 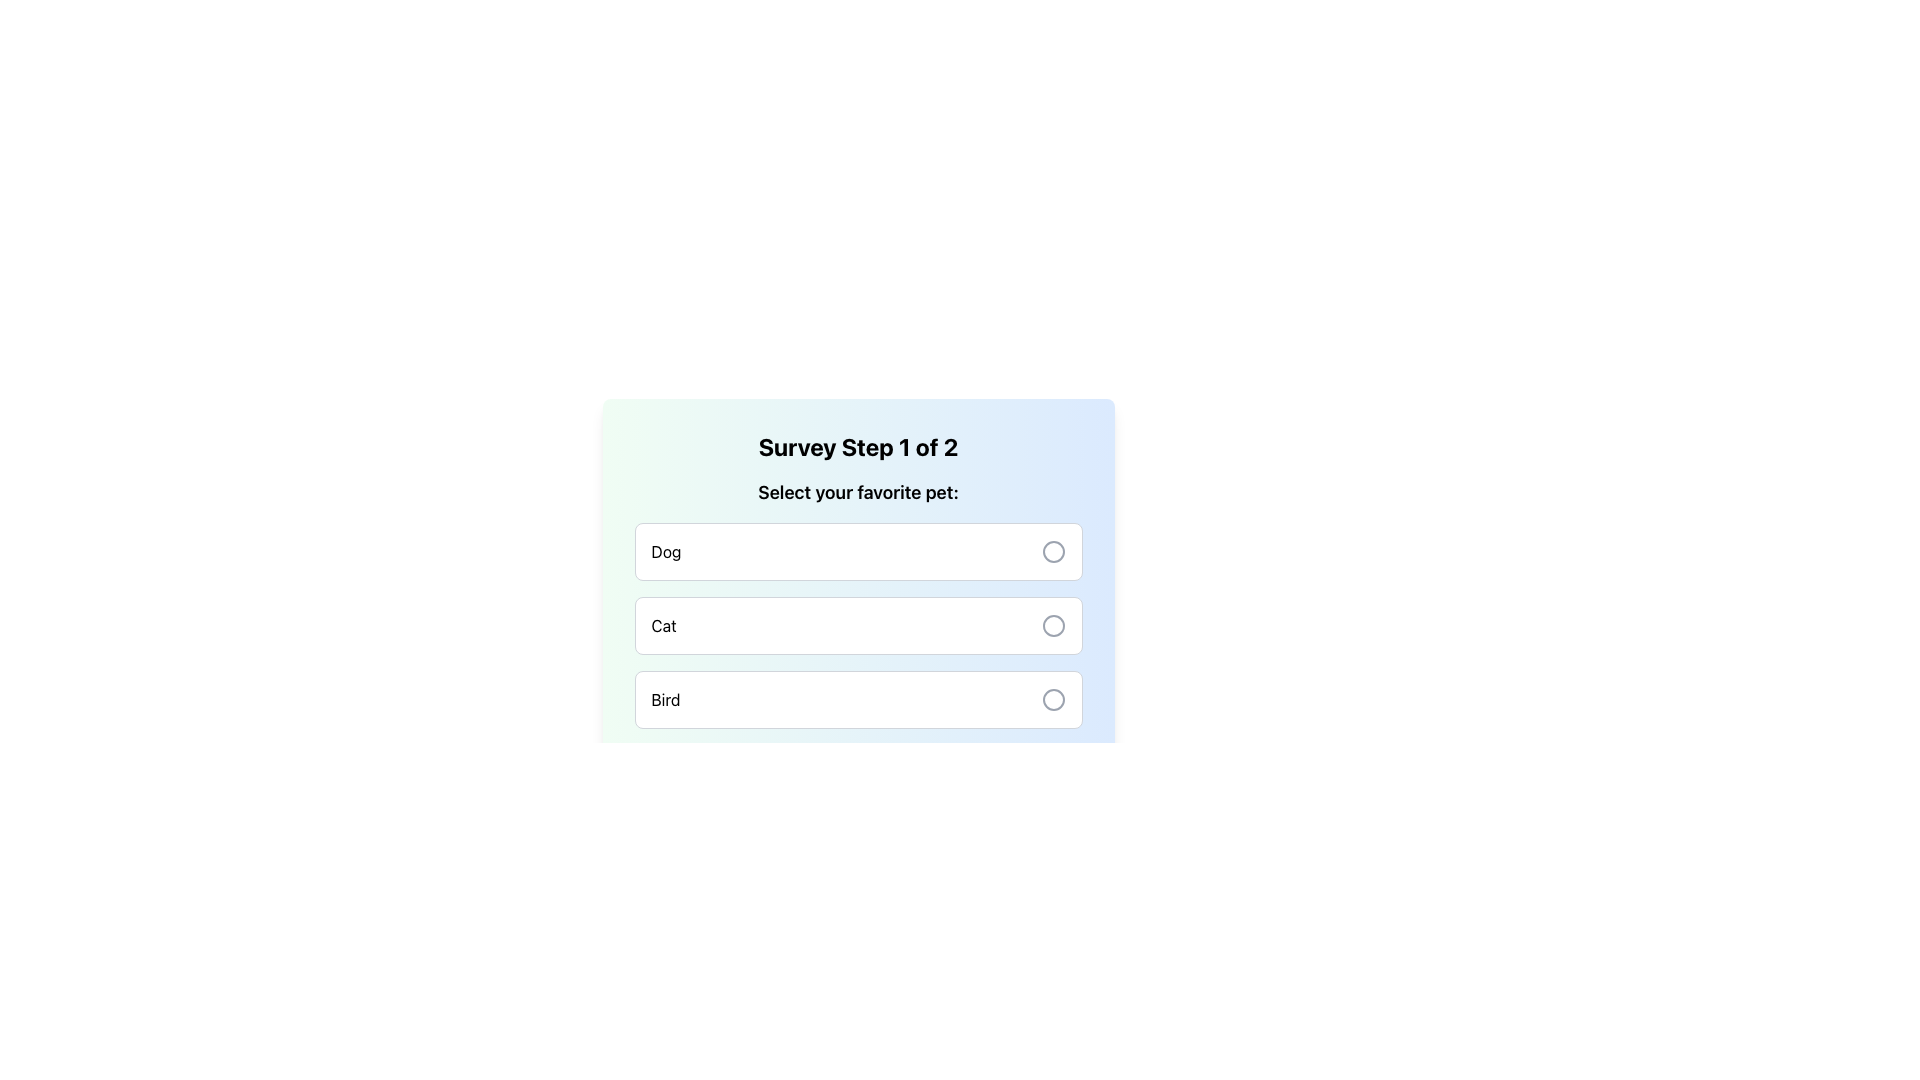 What do you see at coordinates (858, 607) in the screenshot?
I see `the 'Cat' radio button option in the survey` at bounding box center [858, 607].